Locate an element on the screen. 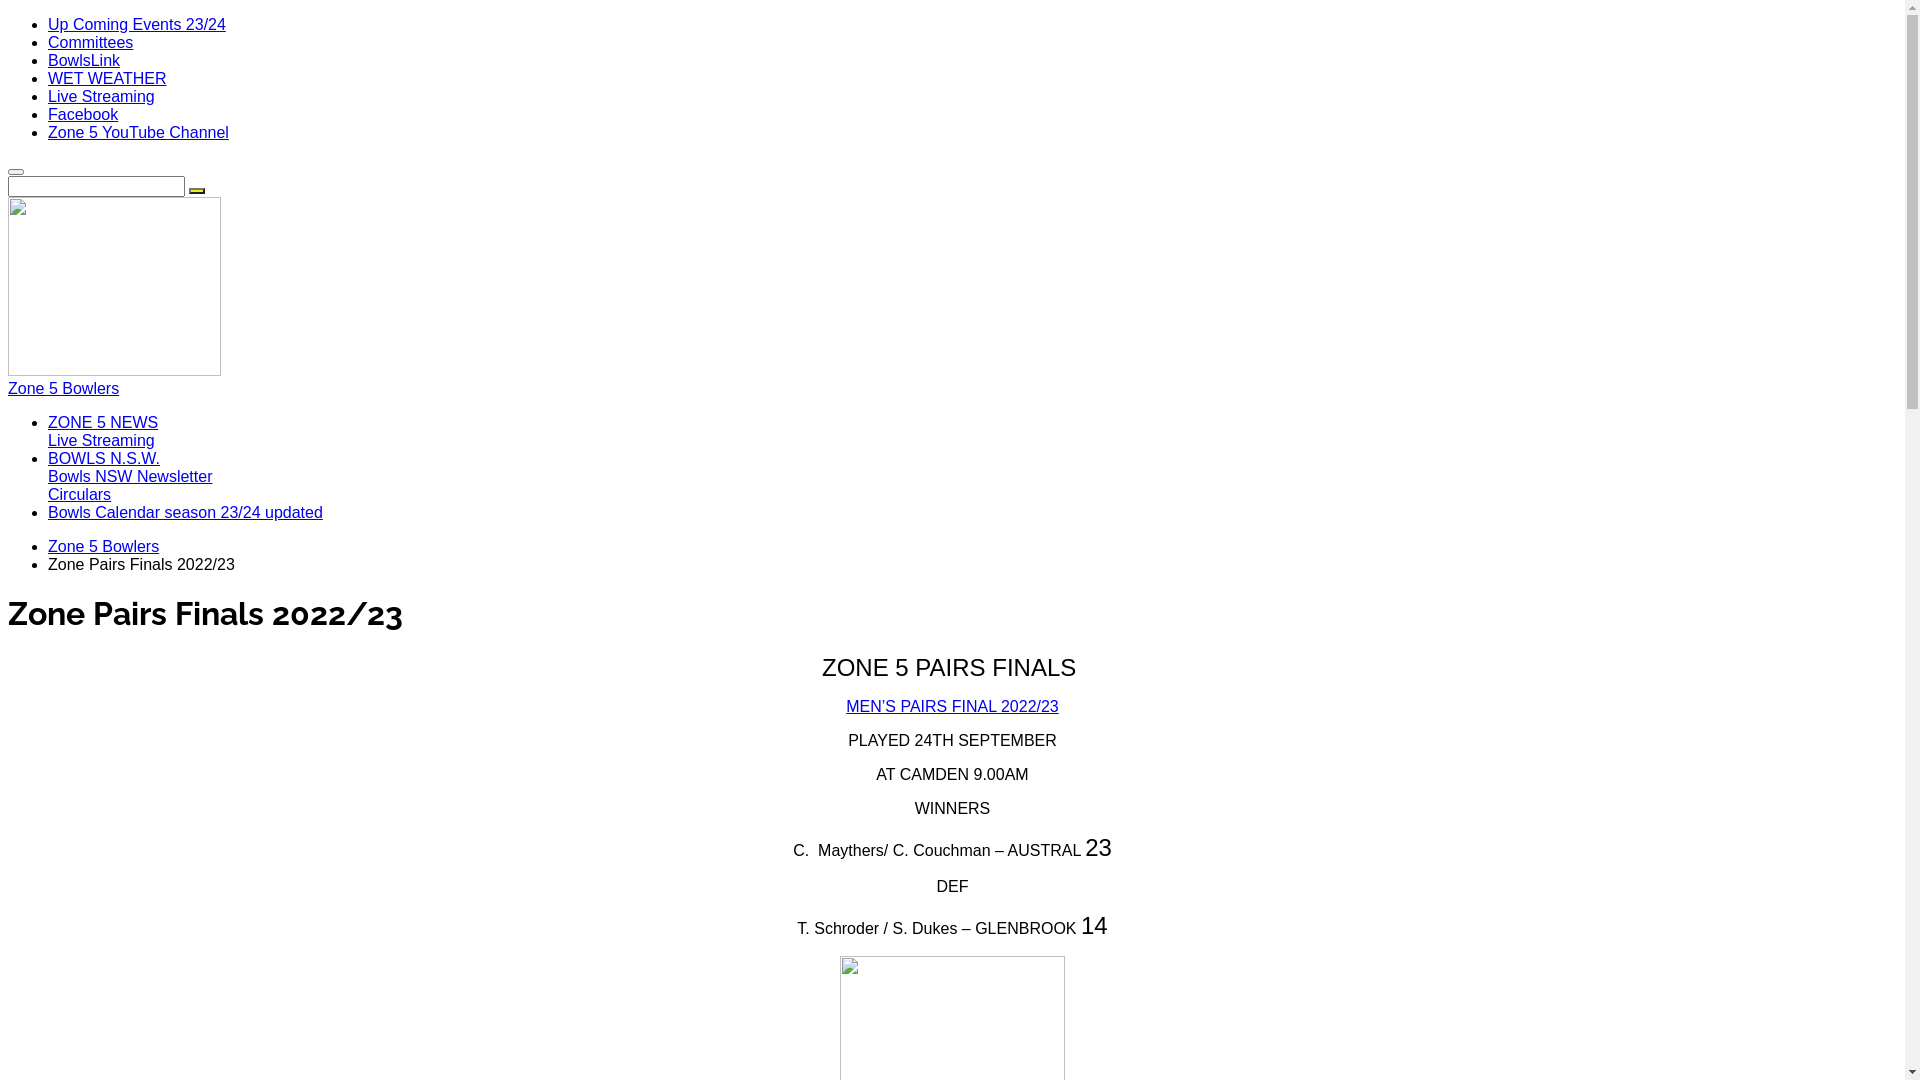 The image size is (1920, 1080). 'Facebook' is located at coordinates (81, 114).